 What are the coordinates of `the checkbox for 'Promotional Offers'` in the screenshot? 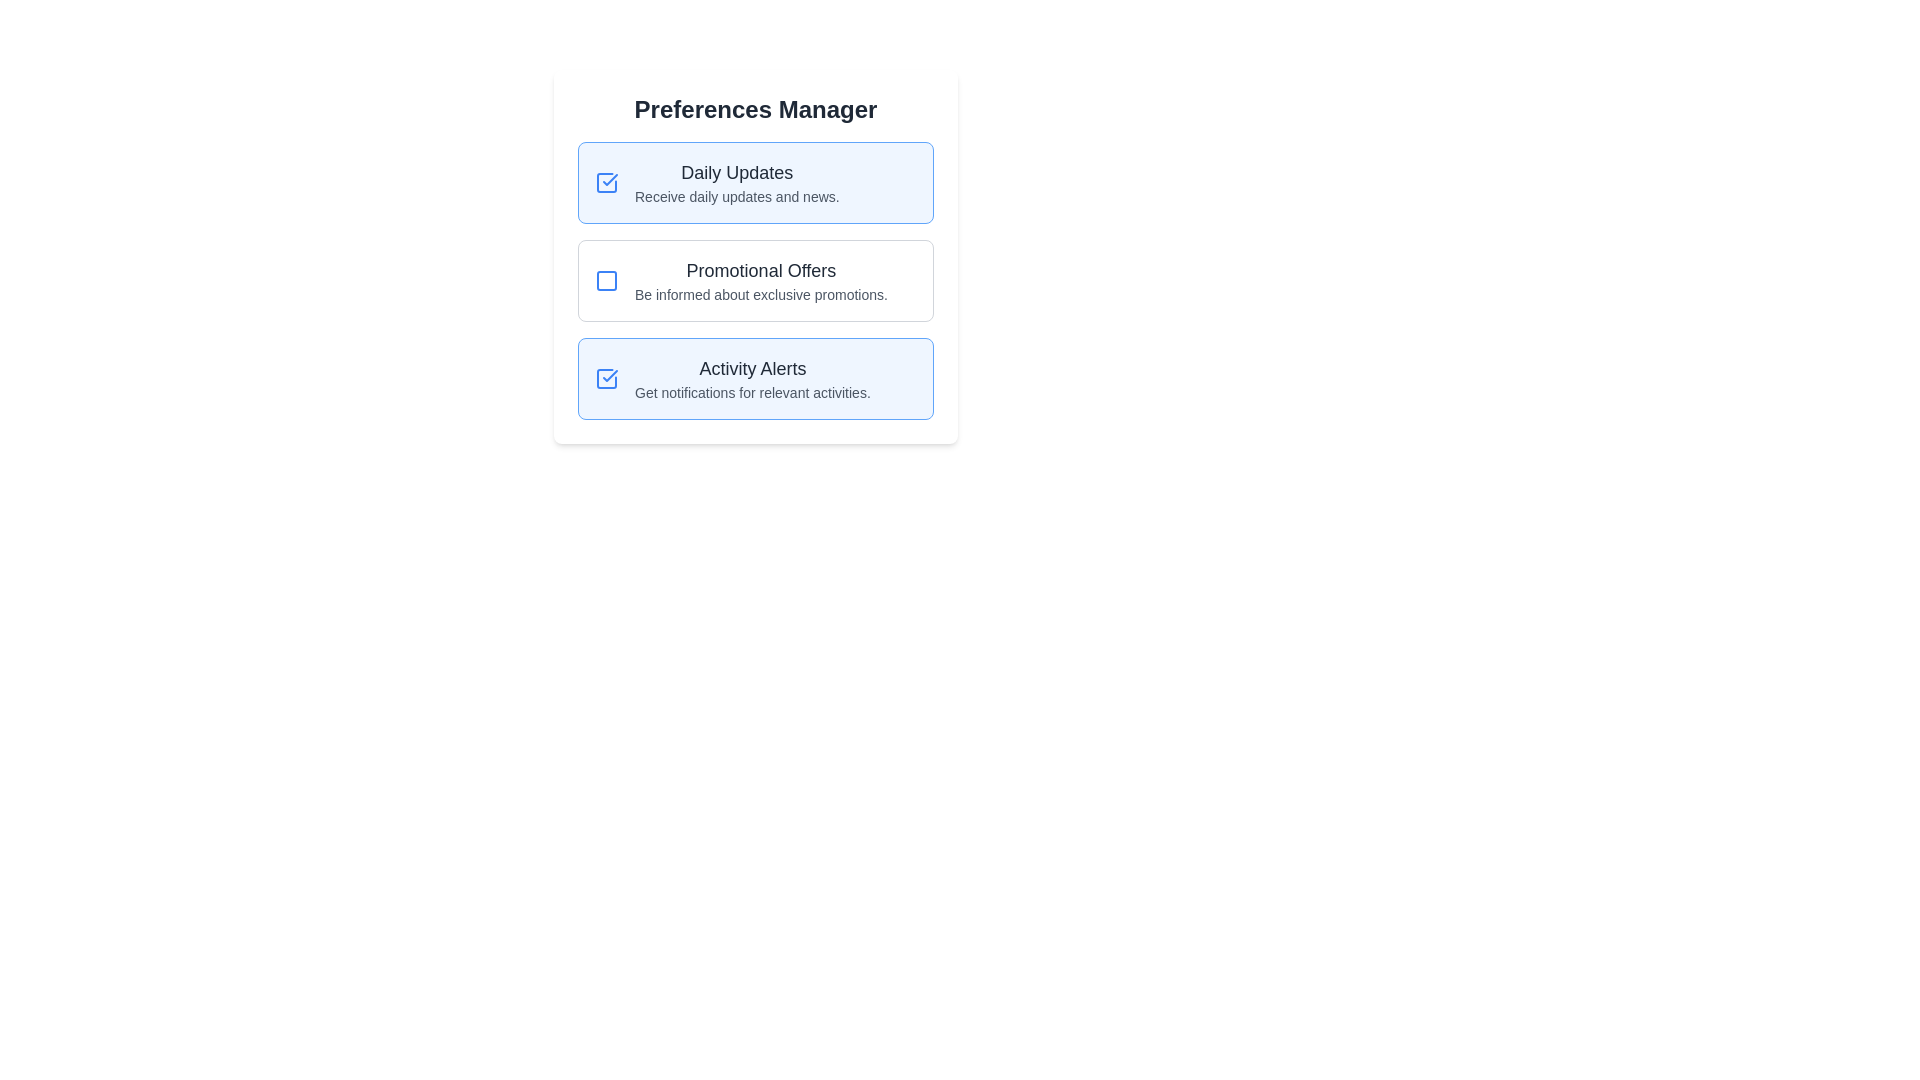 It's located at (605, 281).